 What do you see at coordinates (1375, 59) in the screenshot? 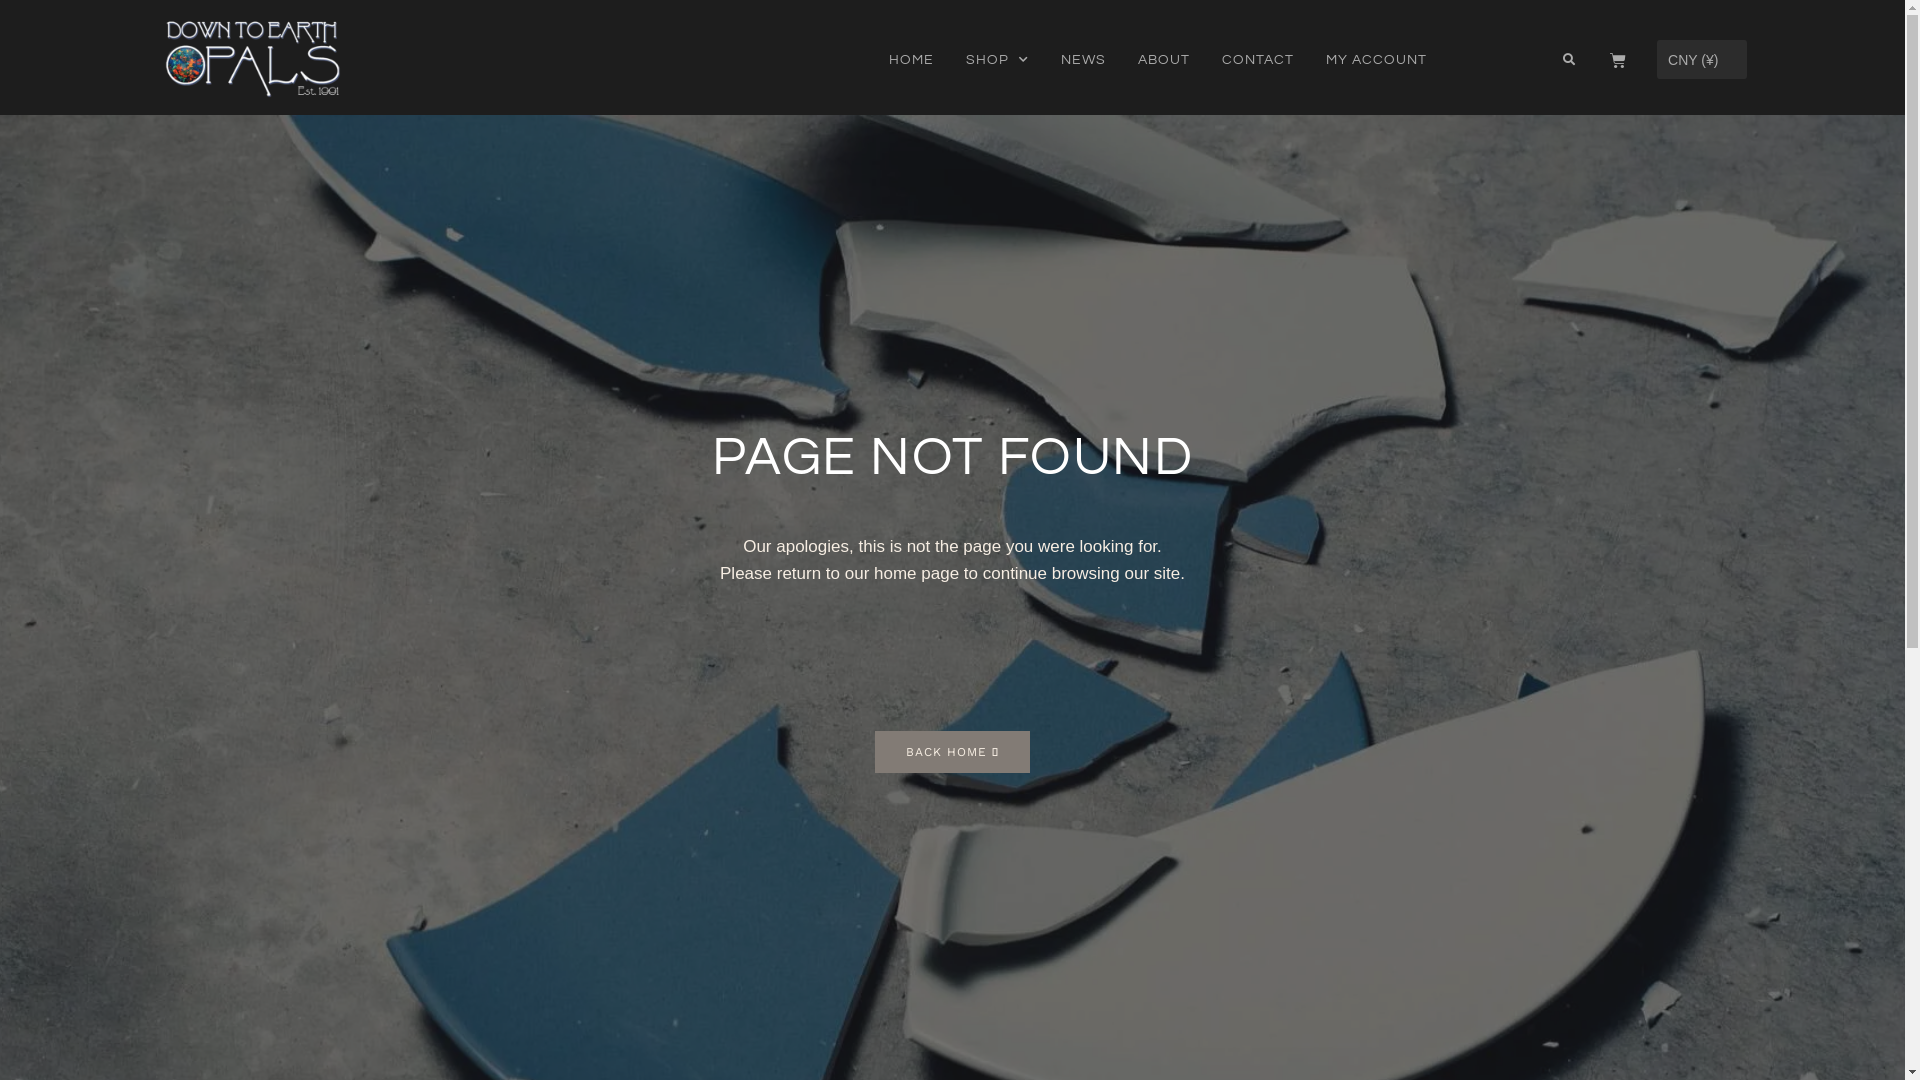
I see `'MY ACCOUNT'` at bounding box center [1375, 59].